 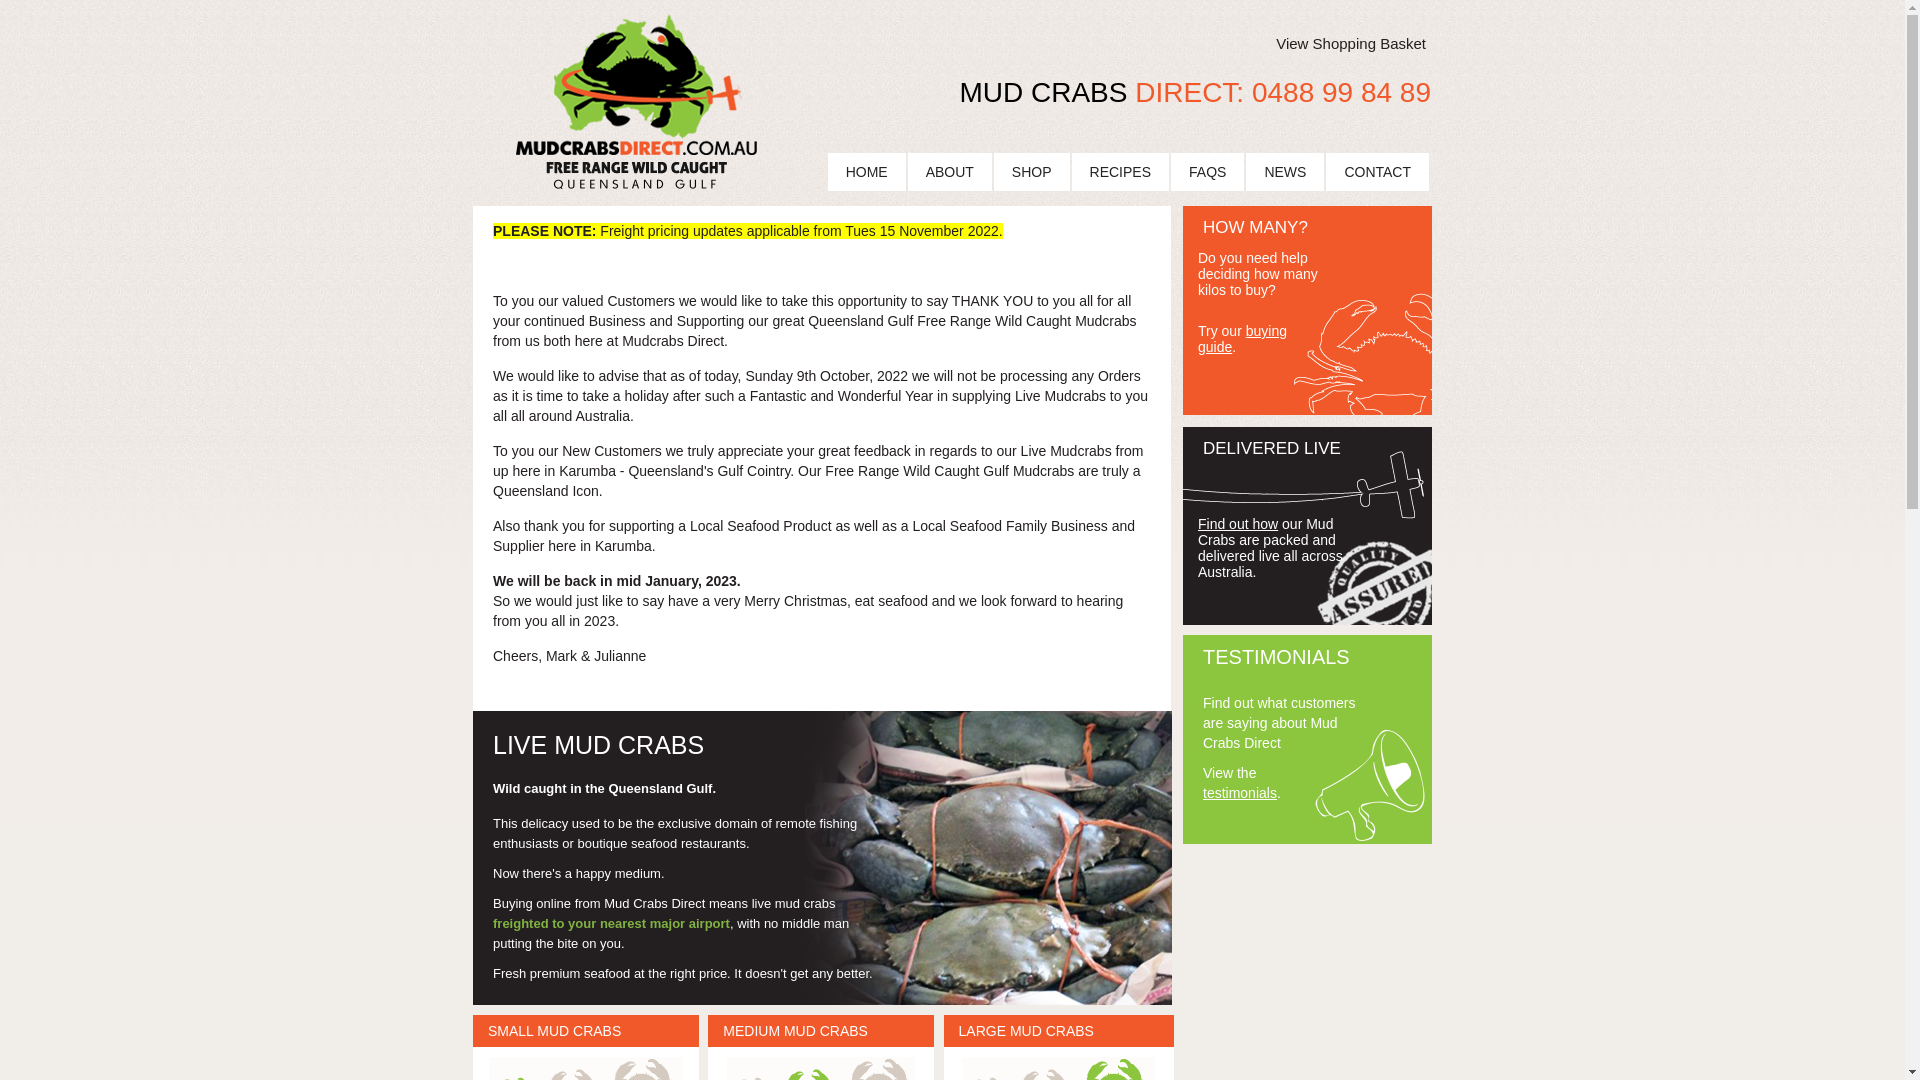 I want to click on 'Find out how', so click(x=1237, y=523).